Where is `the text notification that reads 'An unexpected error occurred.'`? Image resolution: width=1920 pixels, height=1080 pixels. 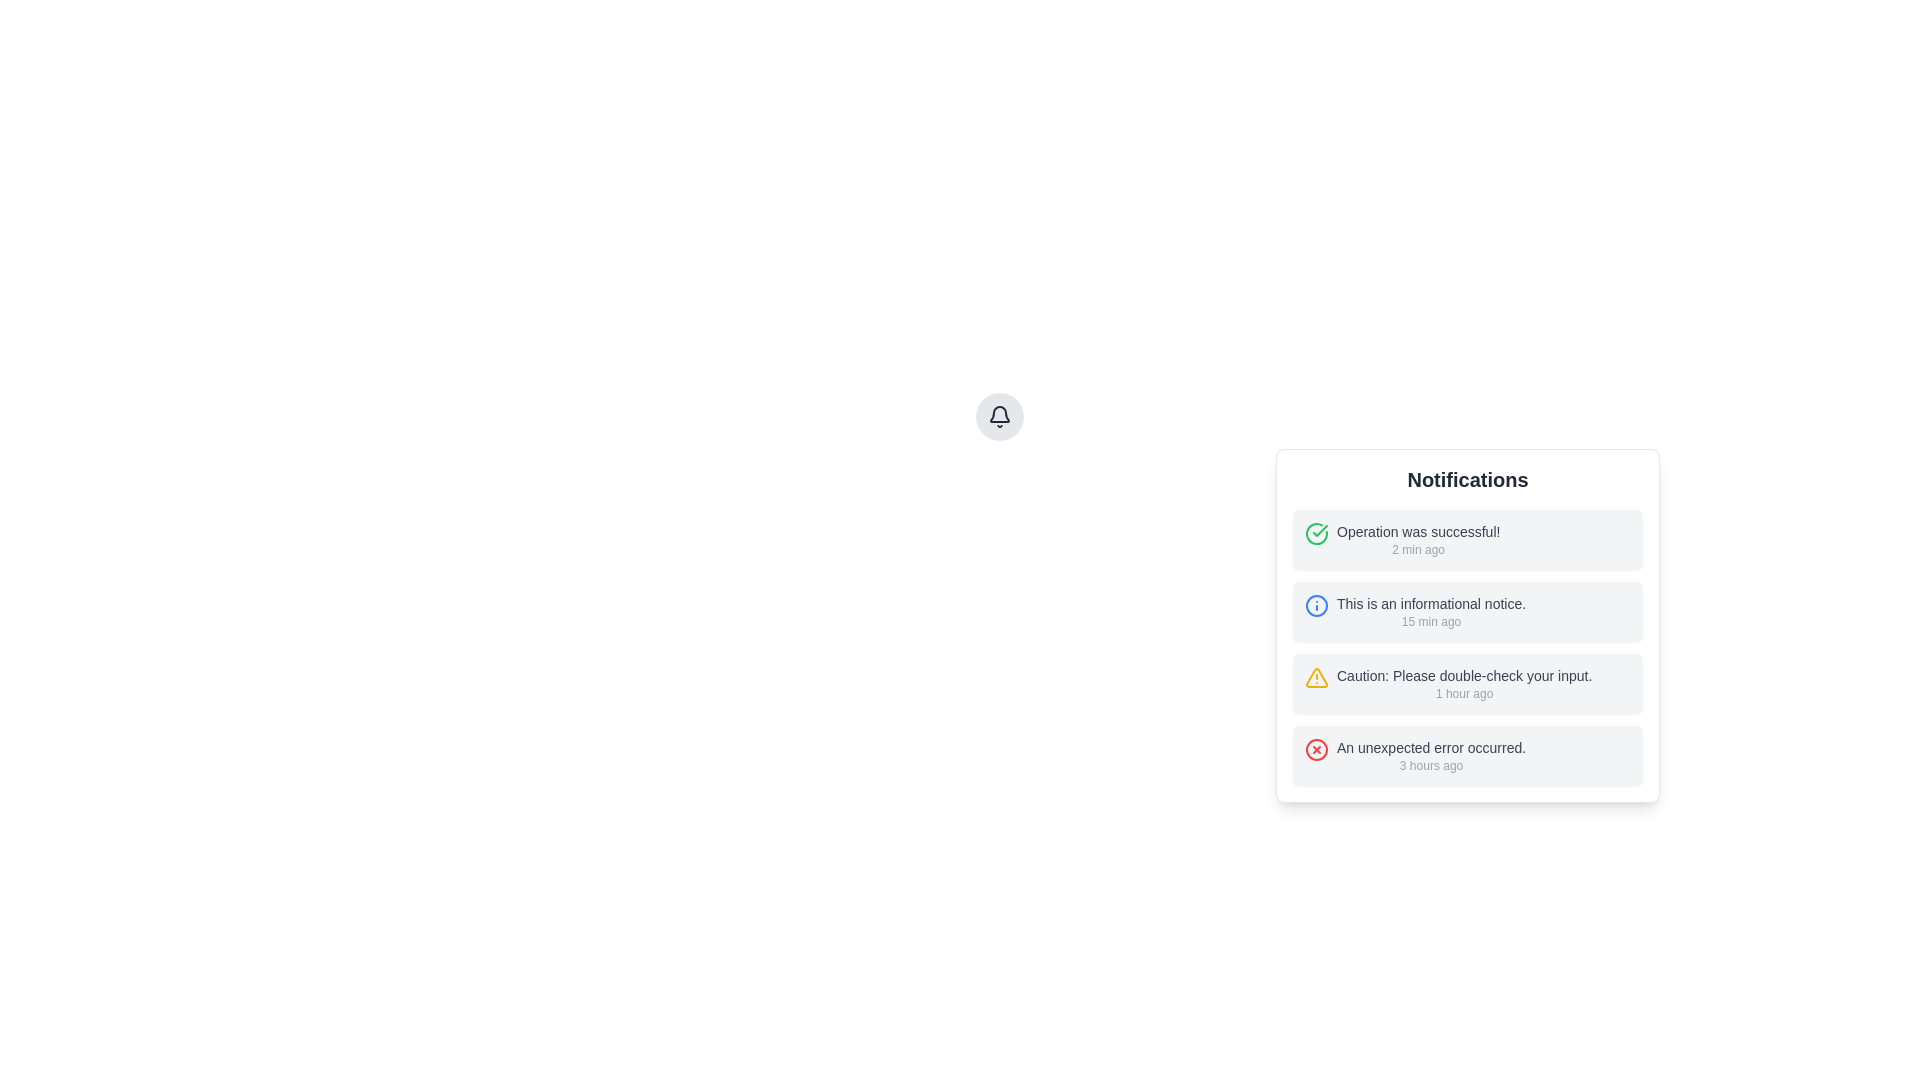 the text notification that reads 'An unexpected error occurred.' is located at coordinates (1430, 756).